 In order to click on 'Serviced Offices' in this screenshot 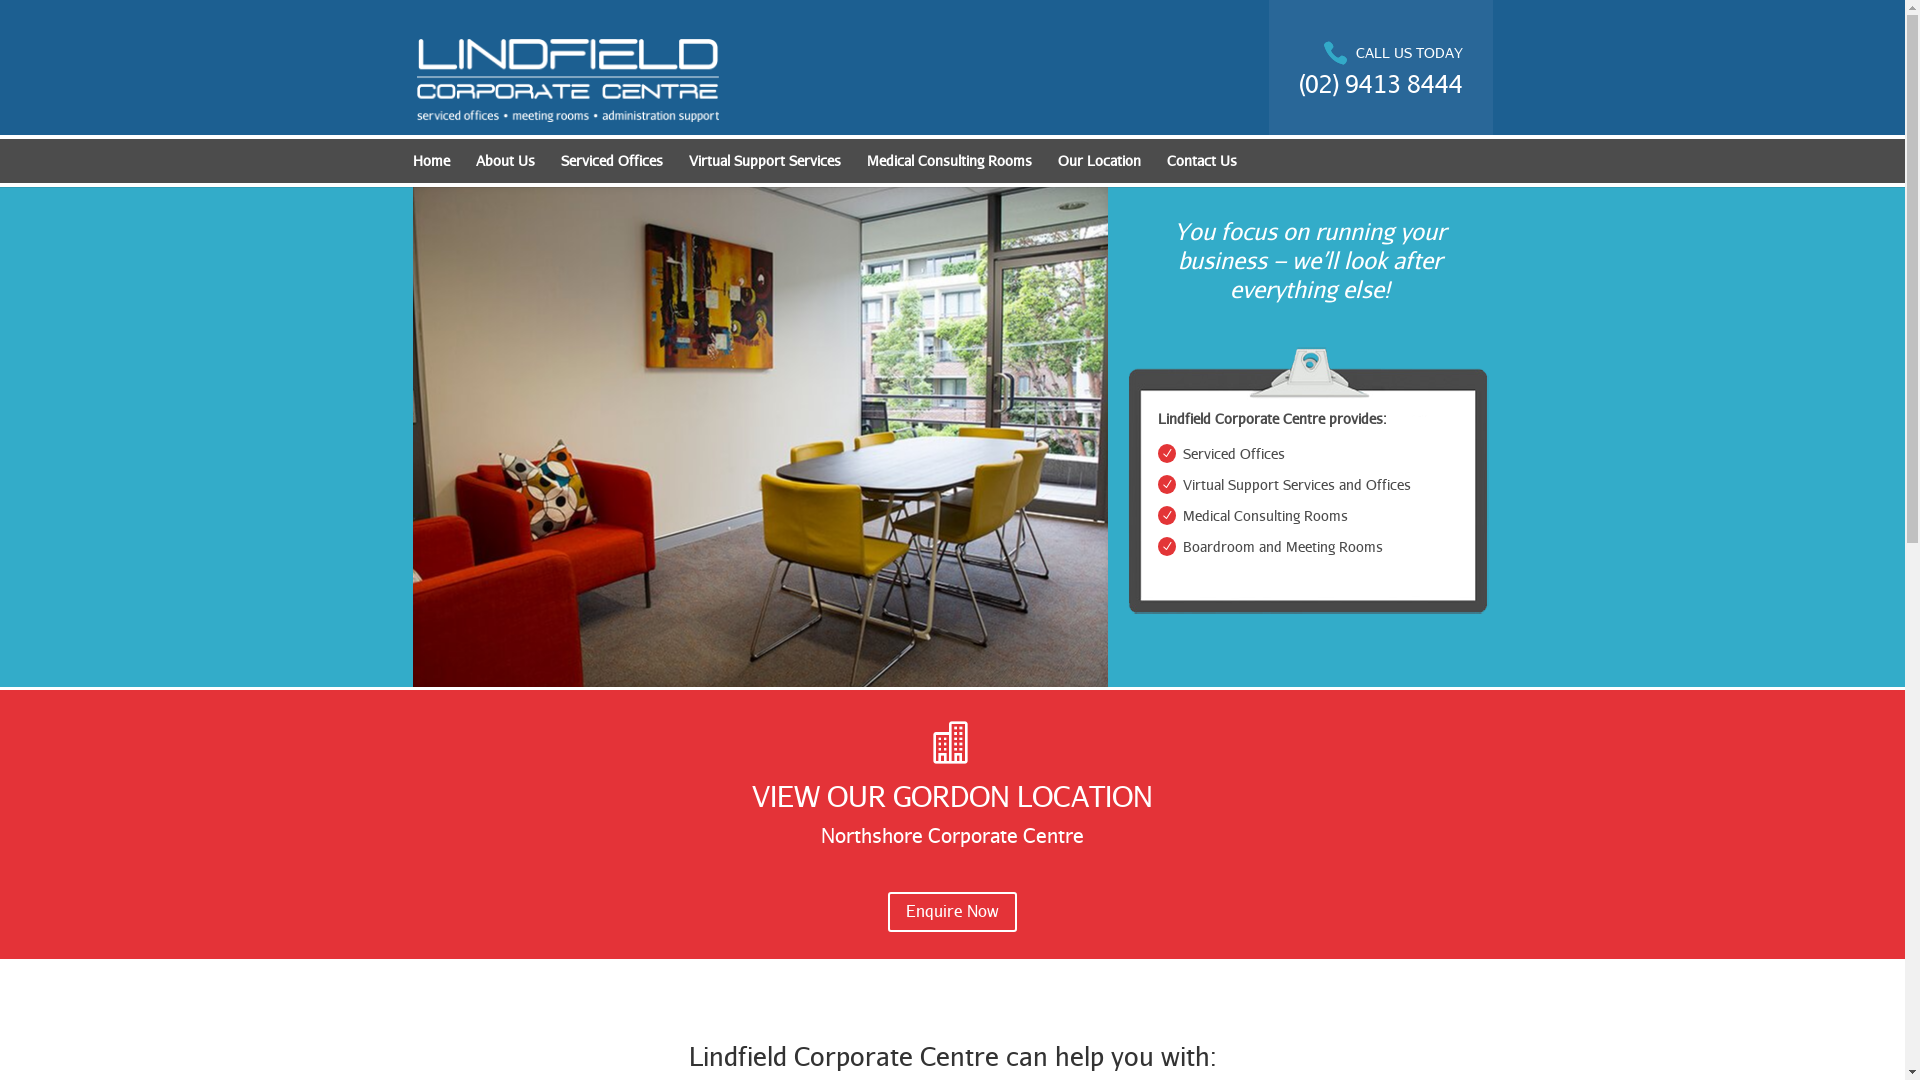, I will do `click(609, 164)`.